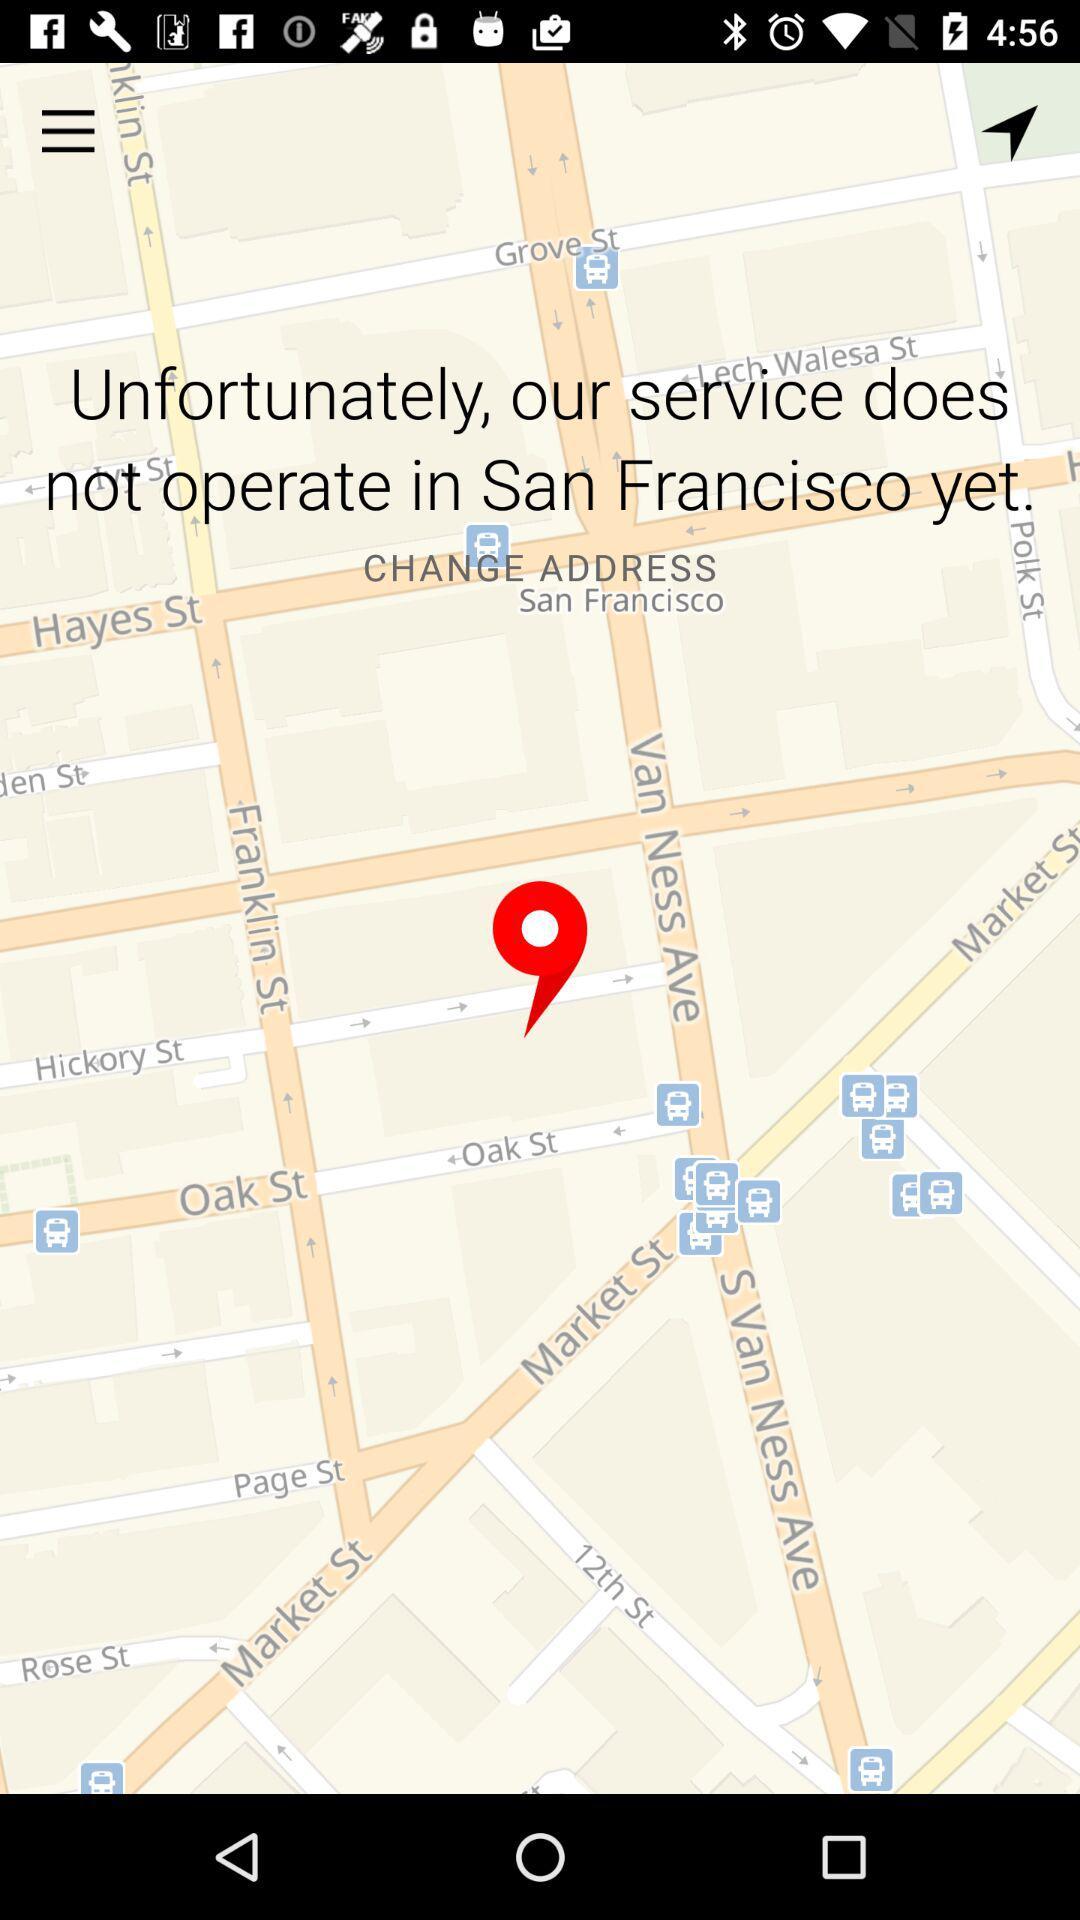 This screenshot has width=1080, height=1920. I want to click on the navigation icon, so click(1009, 132).